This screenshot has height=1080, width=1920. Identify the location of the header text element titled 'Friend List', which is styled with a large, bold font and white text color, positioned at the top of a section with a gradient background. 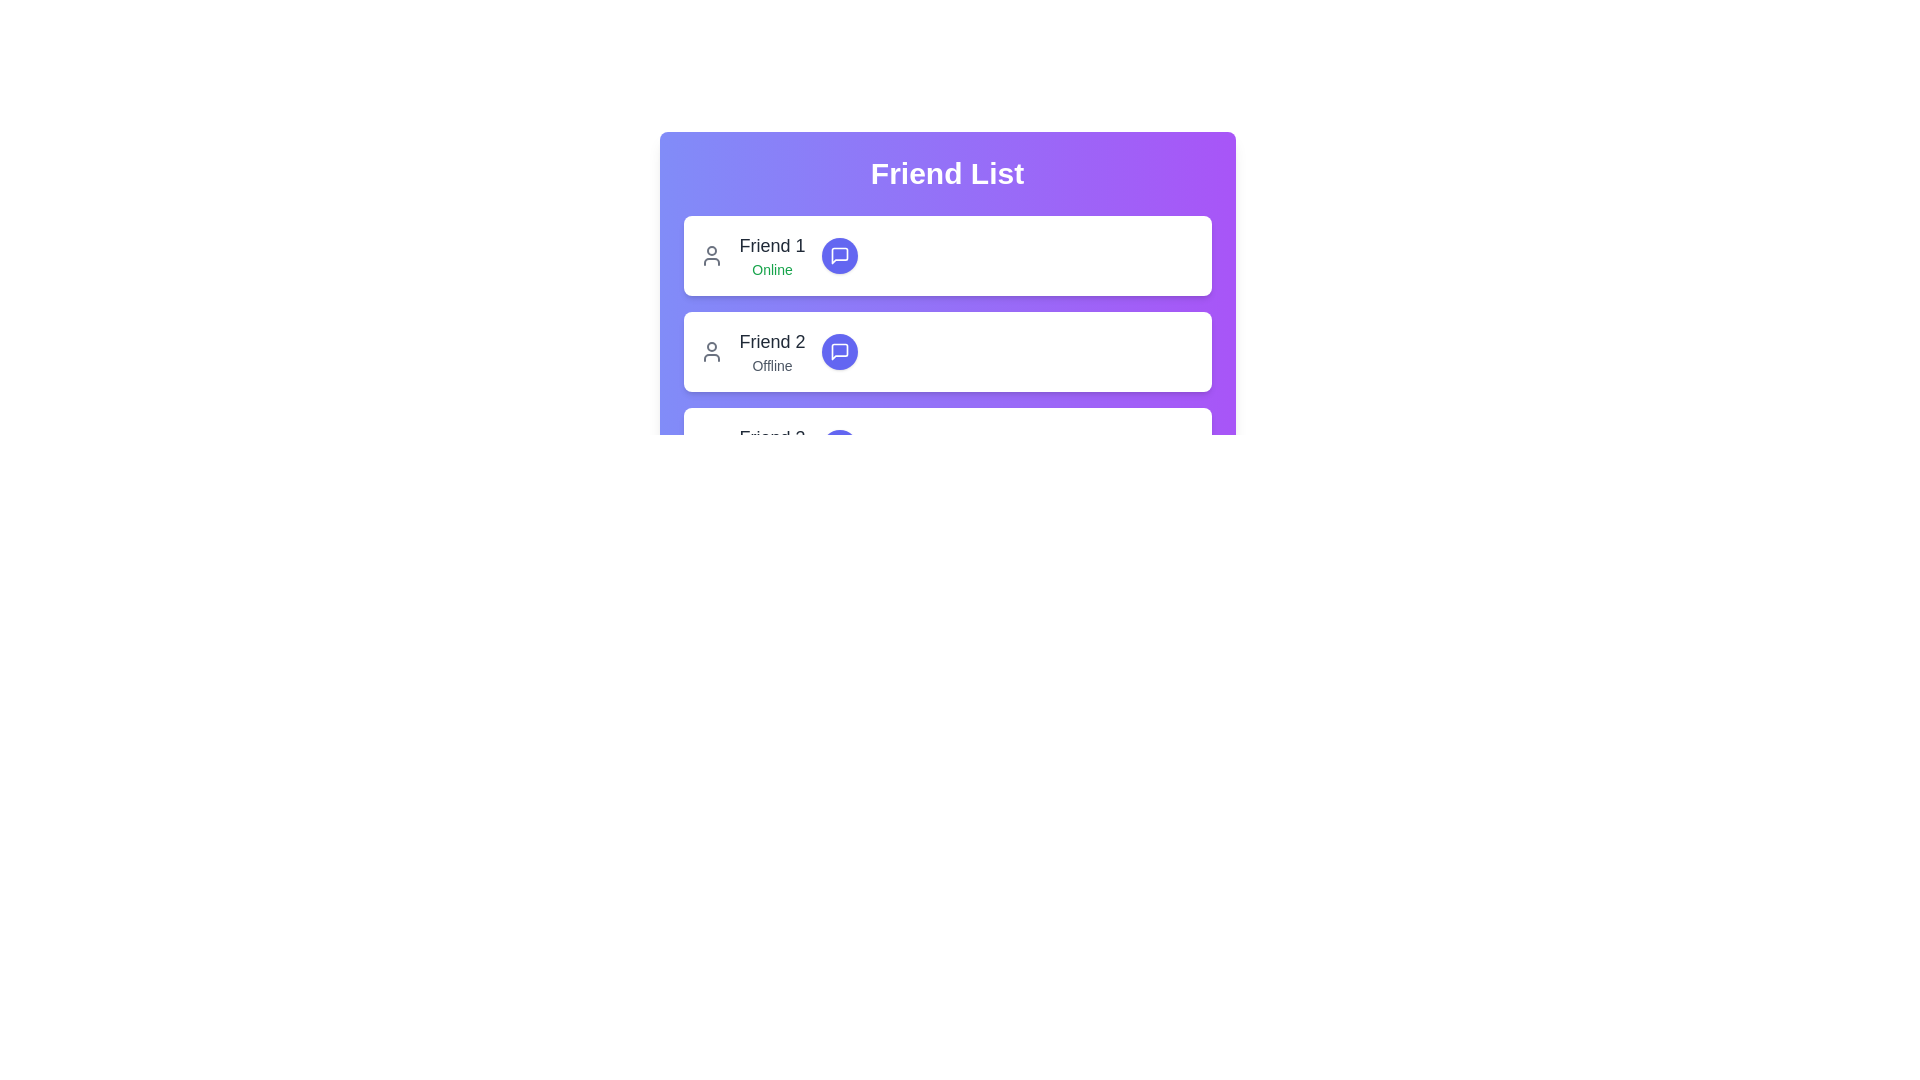
(946, 172).